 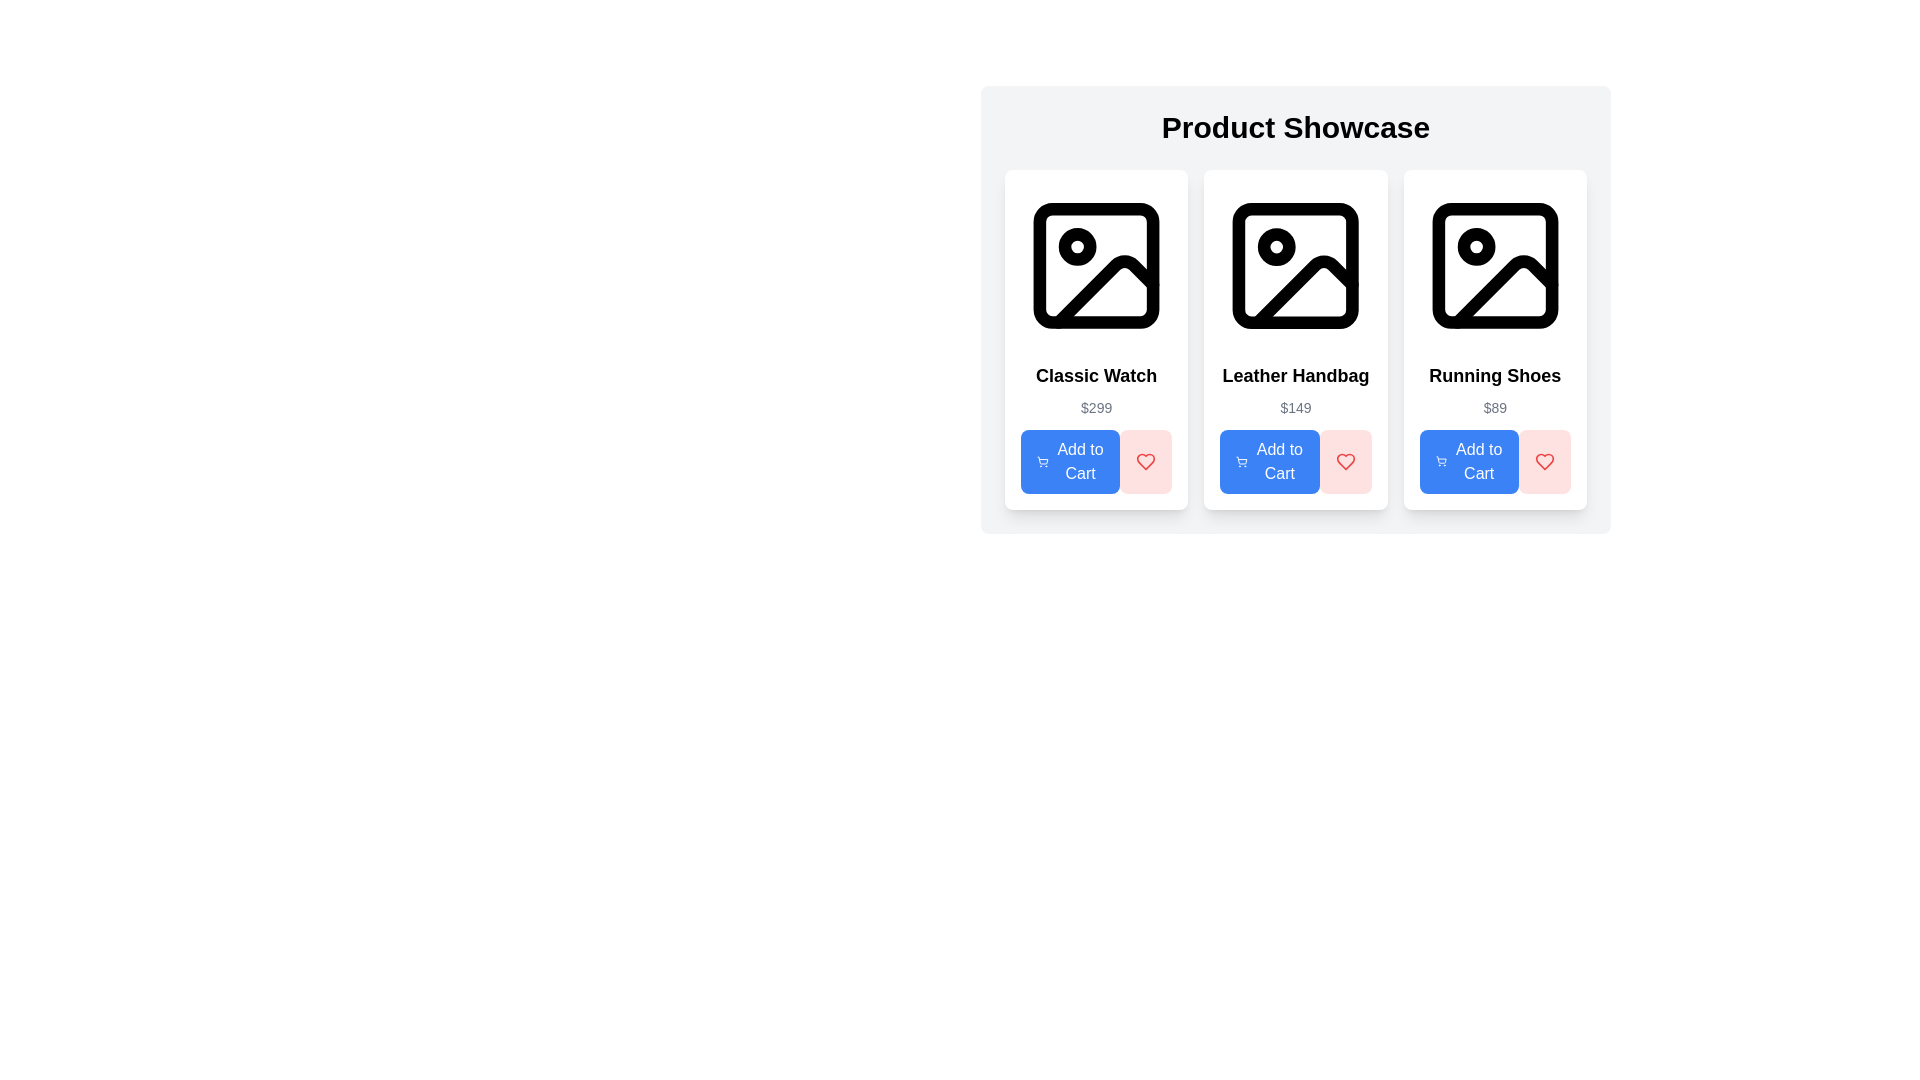 What do you see at coordinates (1296, 462) in the screenshot?
I see `the 'Add to Cart' button located at the bottom-right corner of the 'Leather Handbag' product card` at bounding box center [1296, 462].